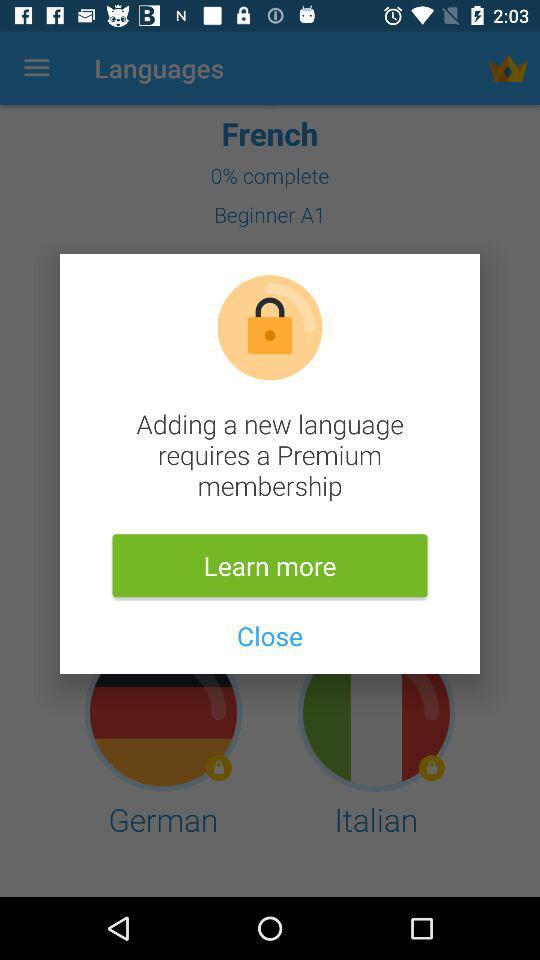 The height and width of the screenshot is (960, 540). I want to click on the item below learn more icon, so click(270, 634).